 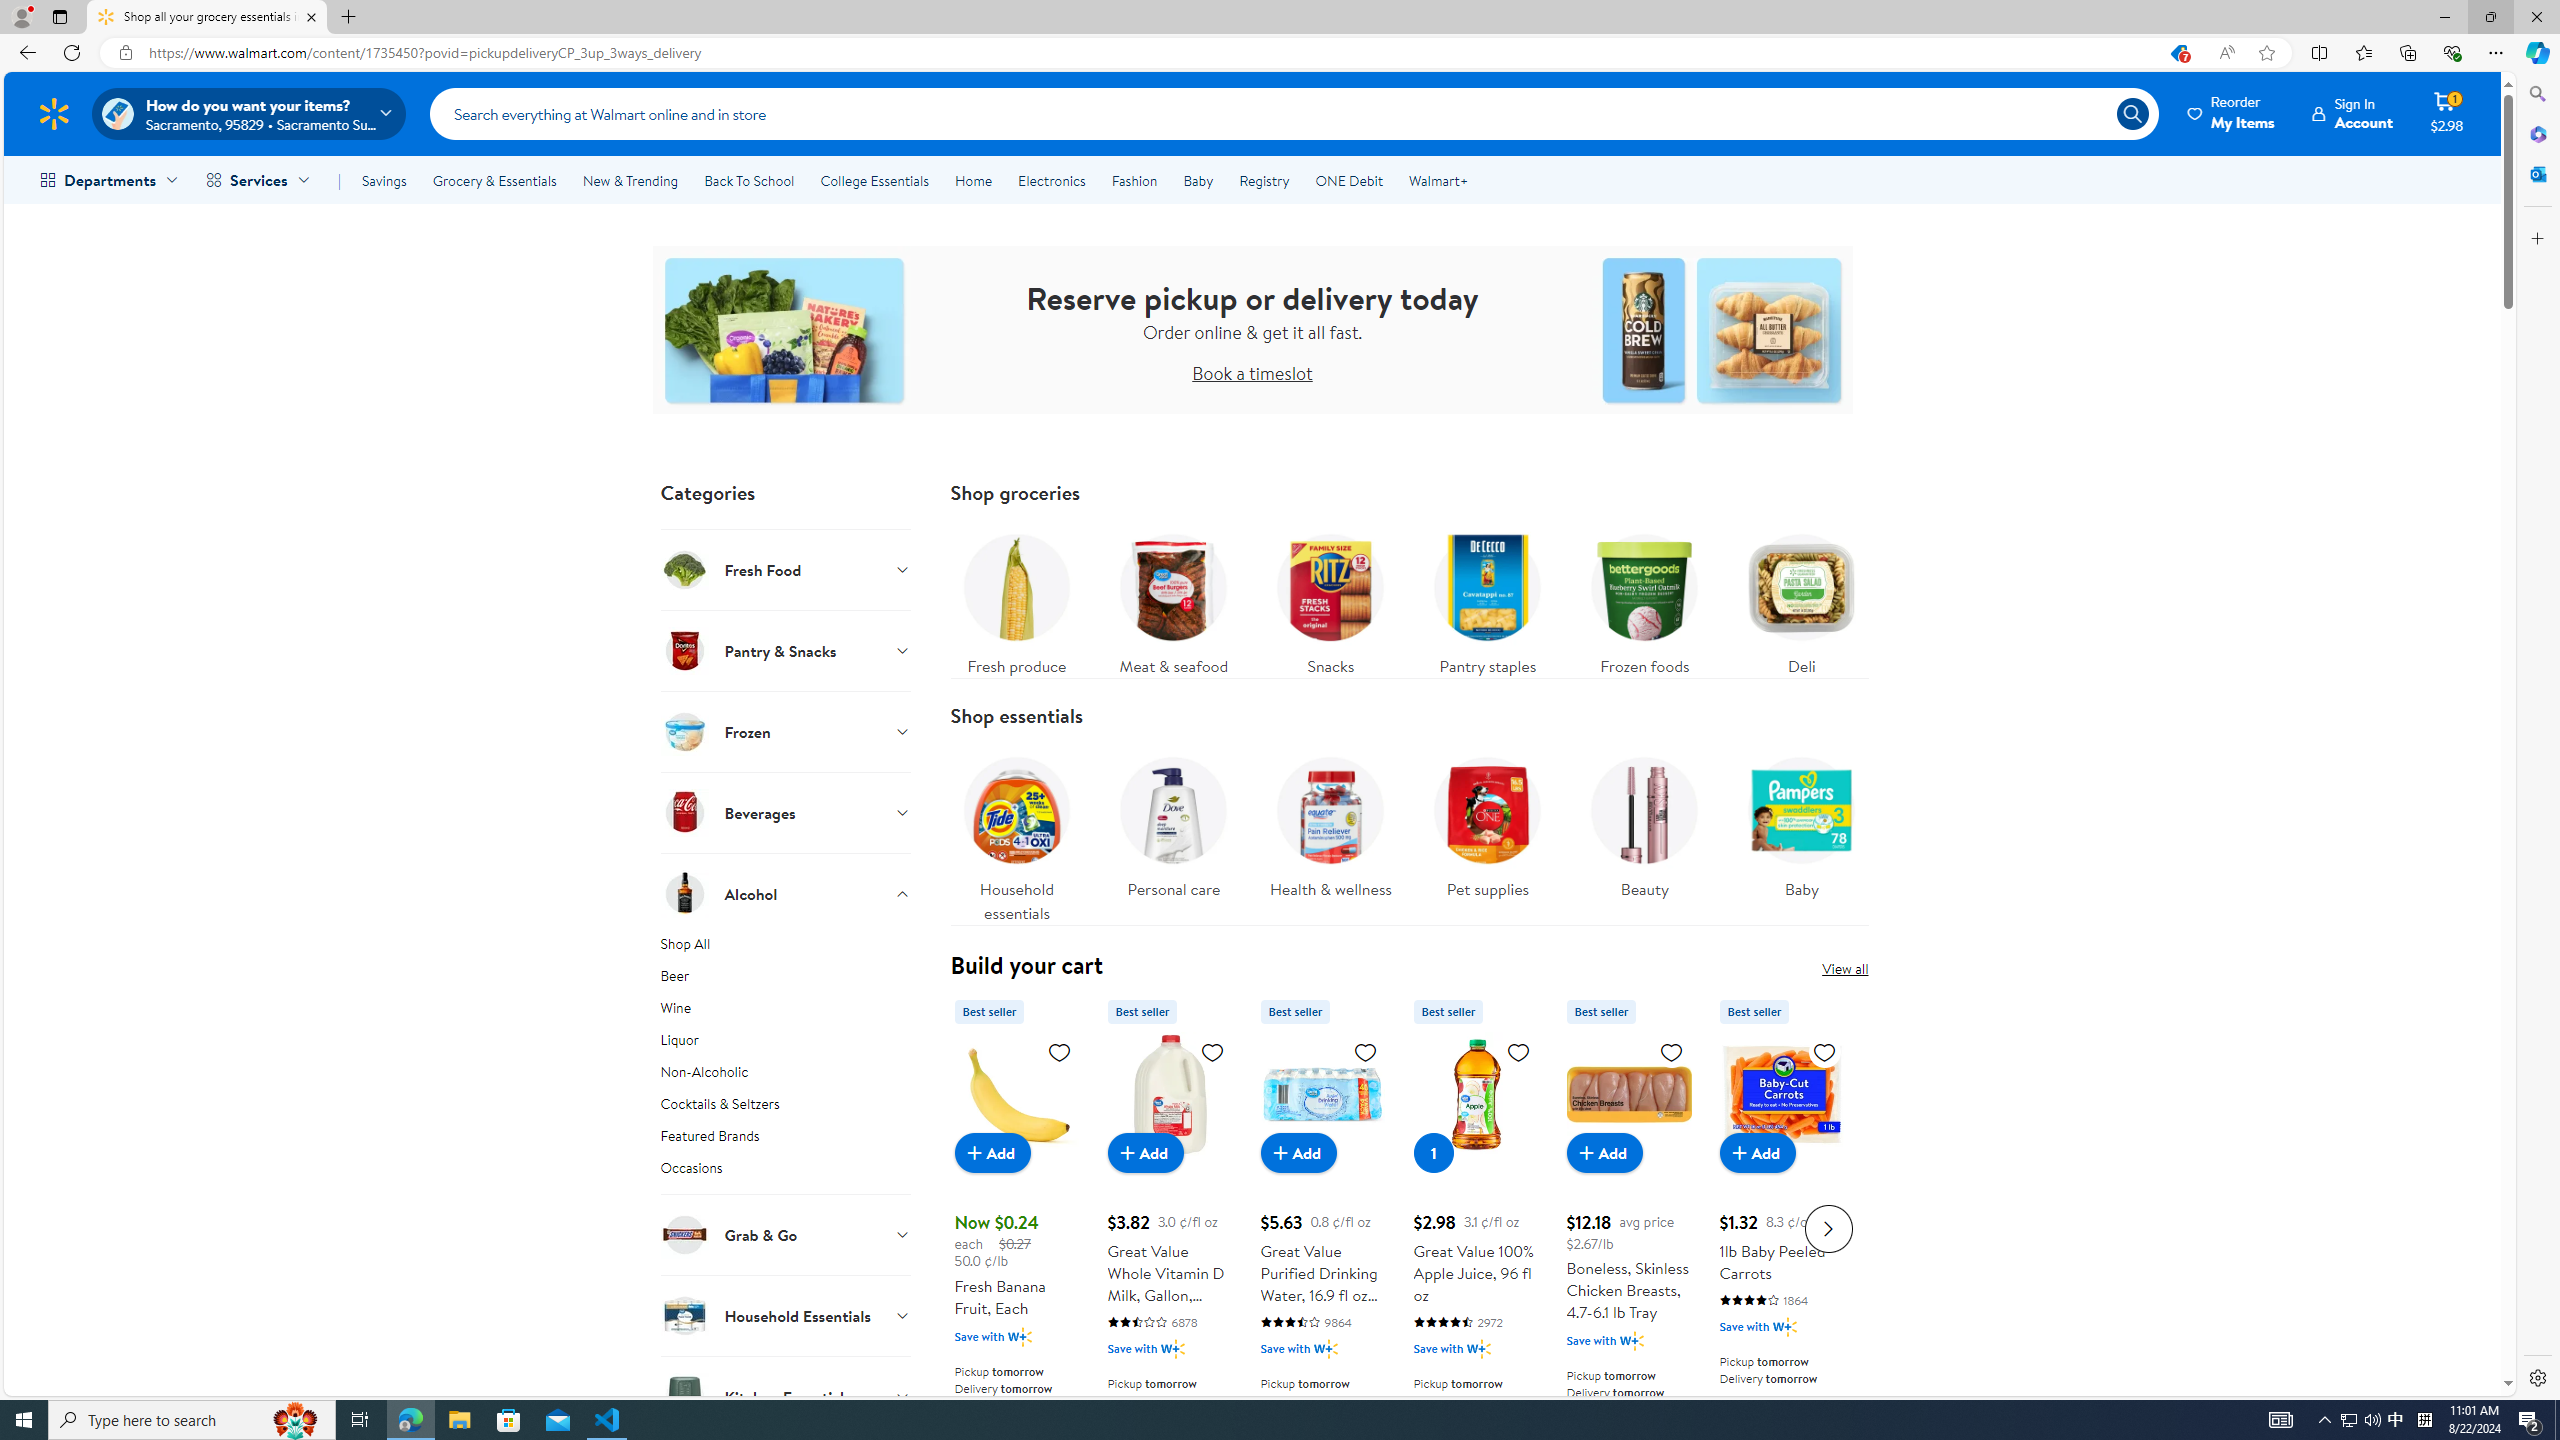 What do you see at coordinates (784, 947) in the screenshot?
I see `'Shop All'` at bounding box center [784, 947].